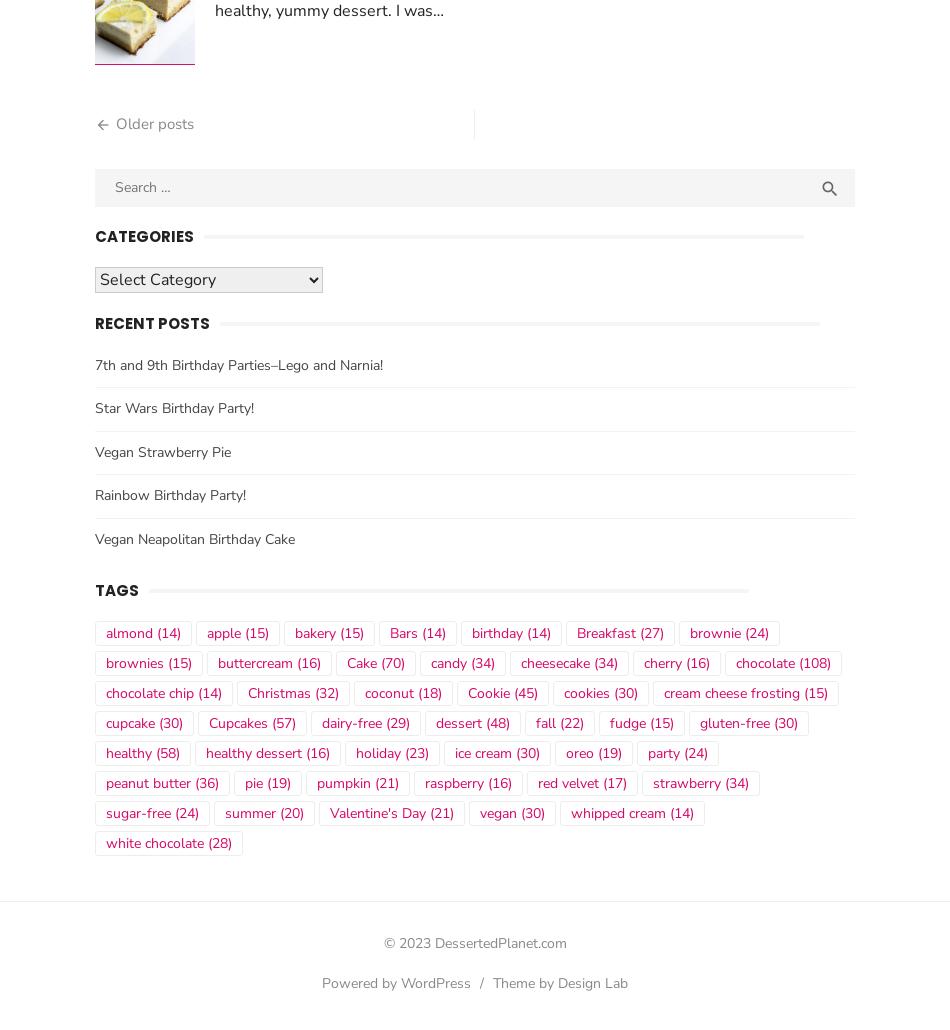 The width and height of the screenshot is (950, 1030). I want to click on '(57)', so click(266, 729).